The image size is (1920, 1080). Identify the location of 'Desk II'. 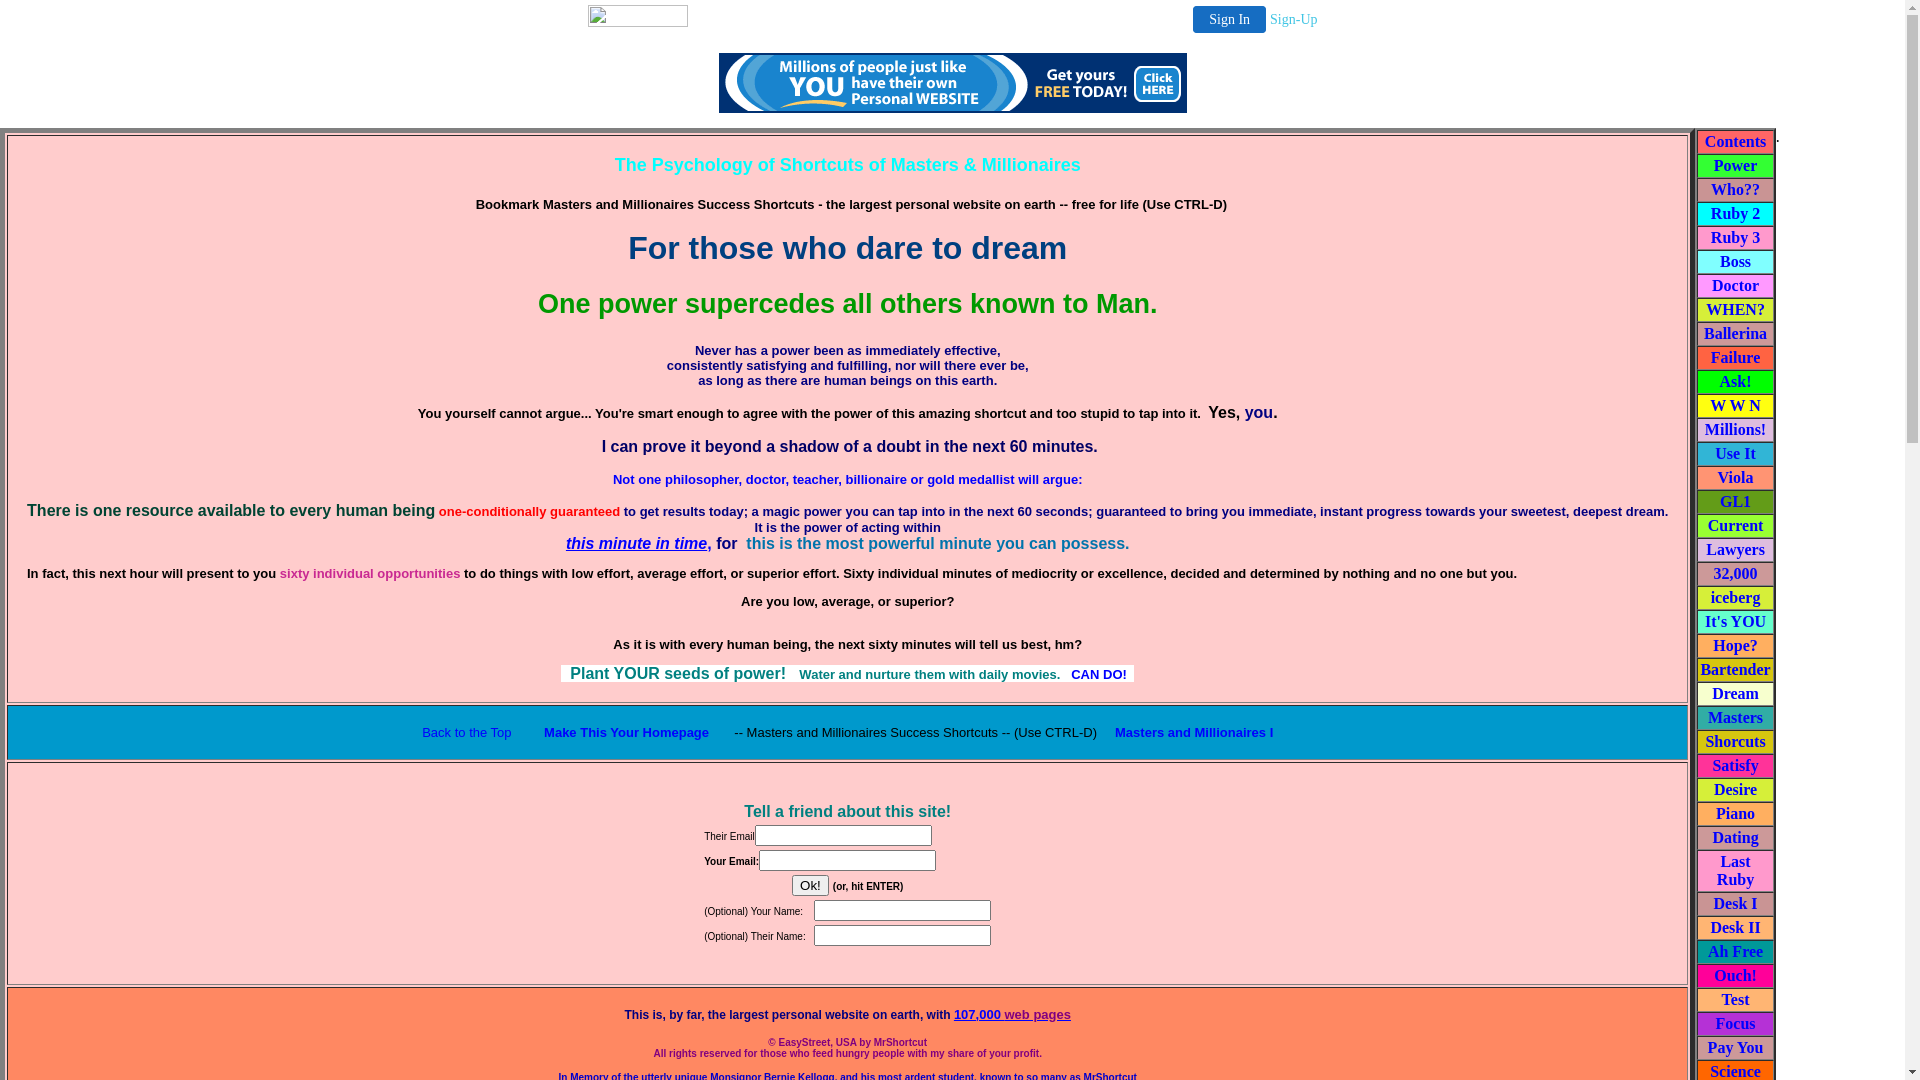
(1708, 927).